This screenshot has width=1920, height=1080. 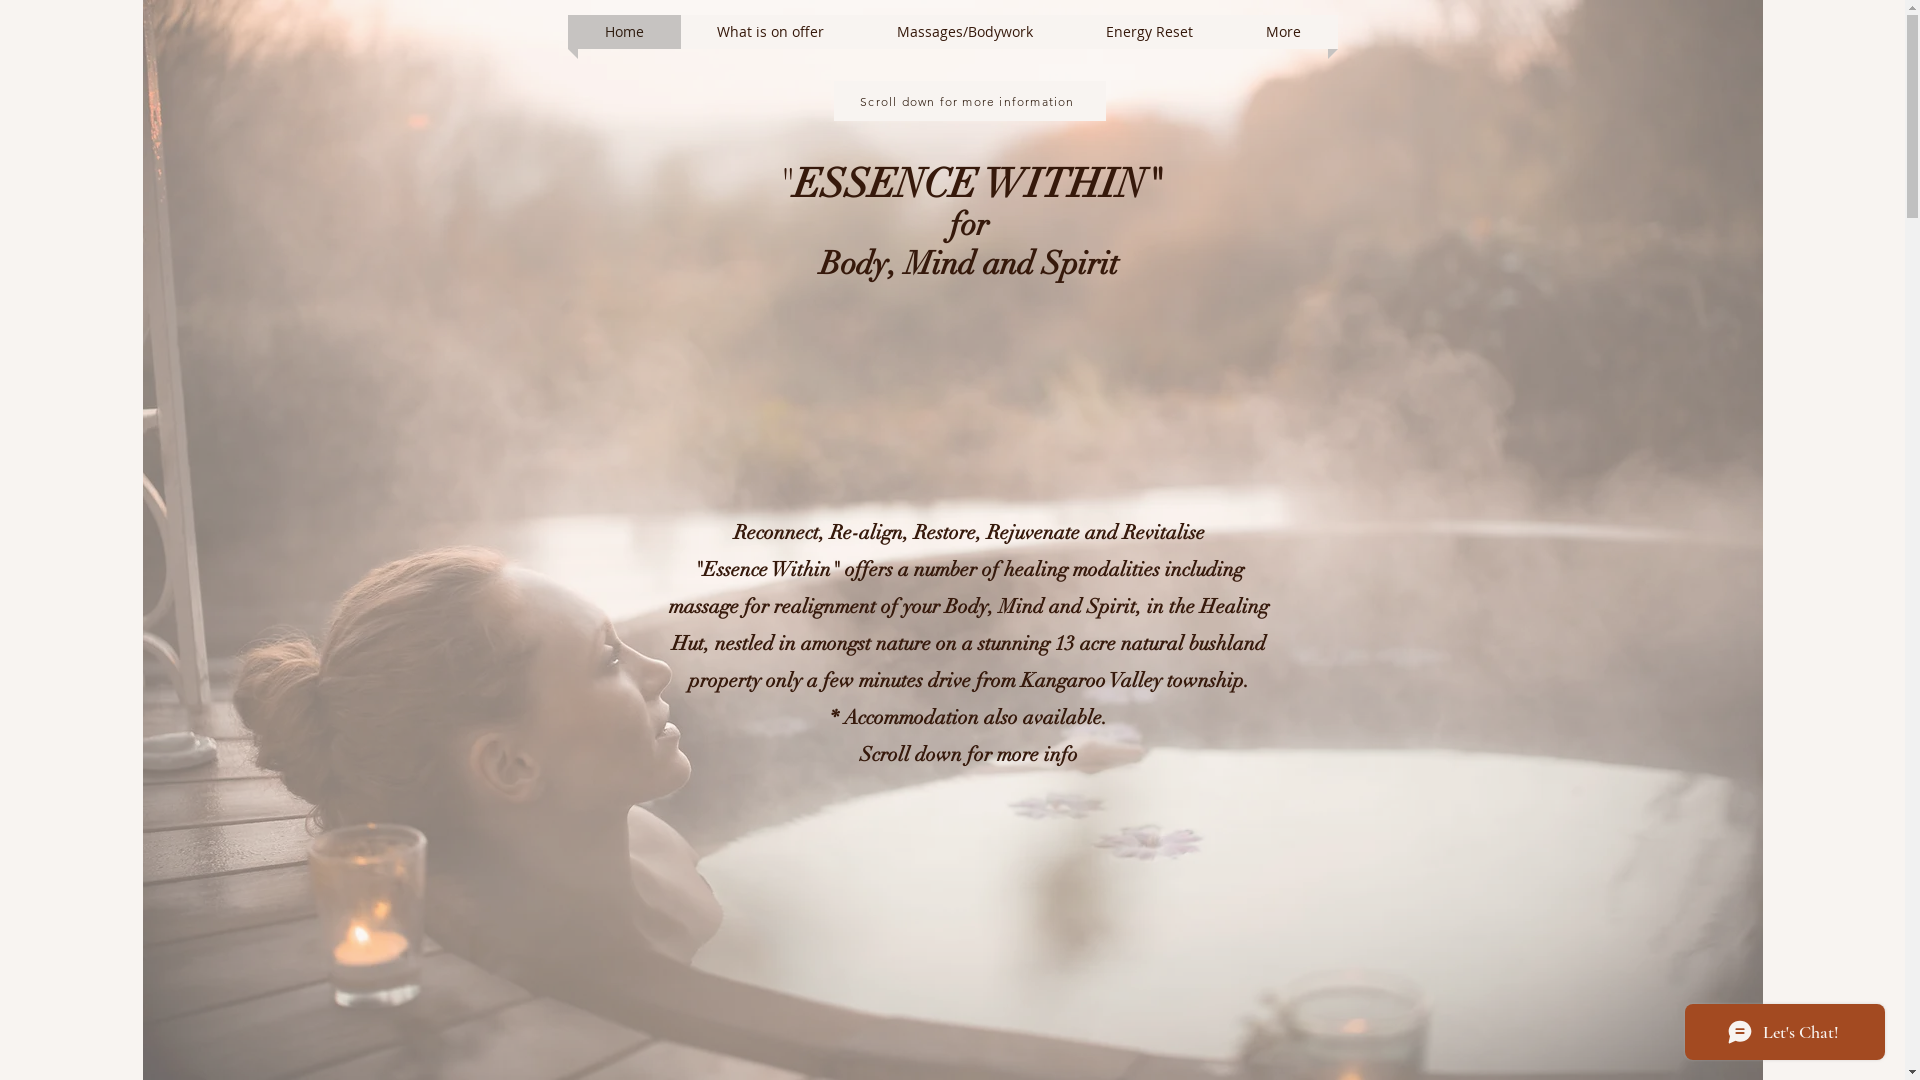 I want to click on 'Scroll down for more information', so click(x=834, y=100).